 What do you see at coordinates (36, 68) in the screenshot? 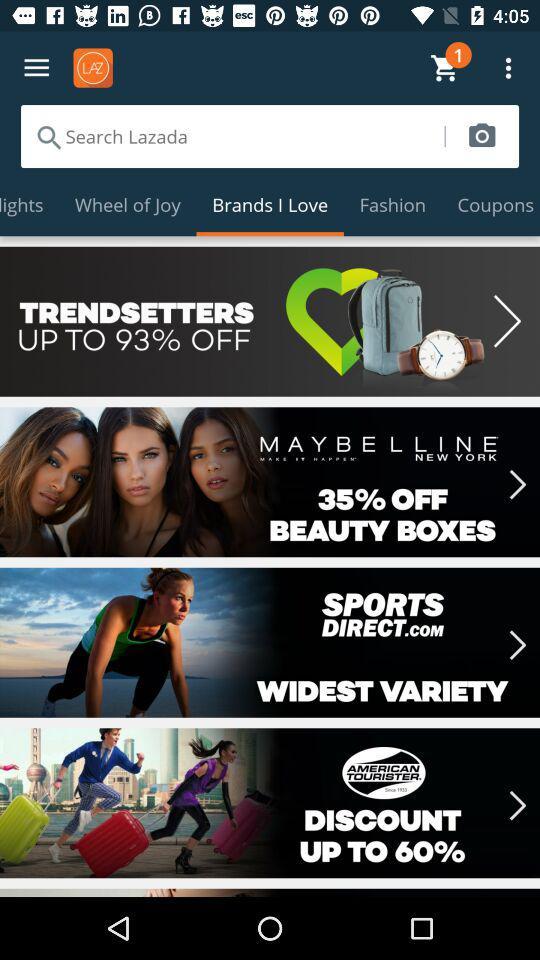
I see `menu` at bounding box center [36, 68].